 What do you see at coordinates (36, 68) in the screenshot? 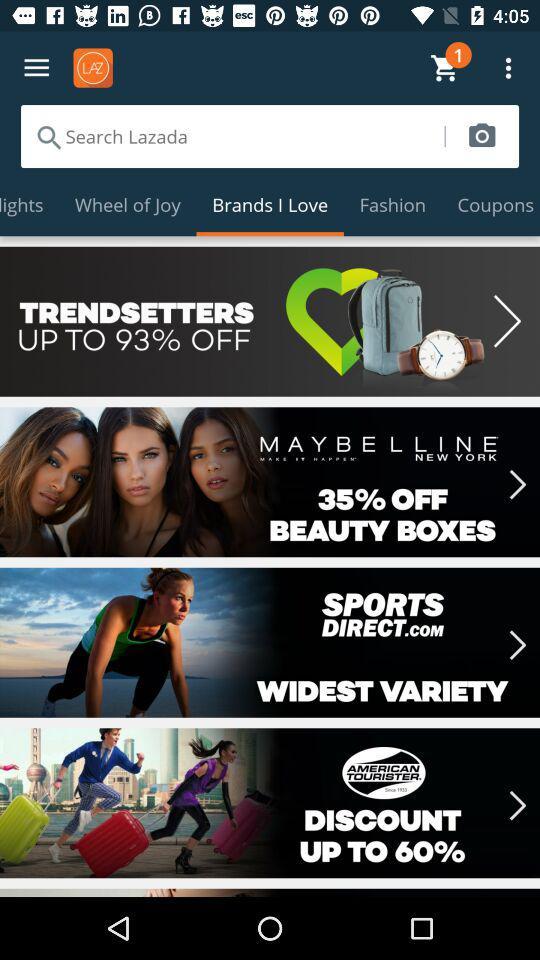
I see `menu` at bounding box center [36, 68].